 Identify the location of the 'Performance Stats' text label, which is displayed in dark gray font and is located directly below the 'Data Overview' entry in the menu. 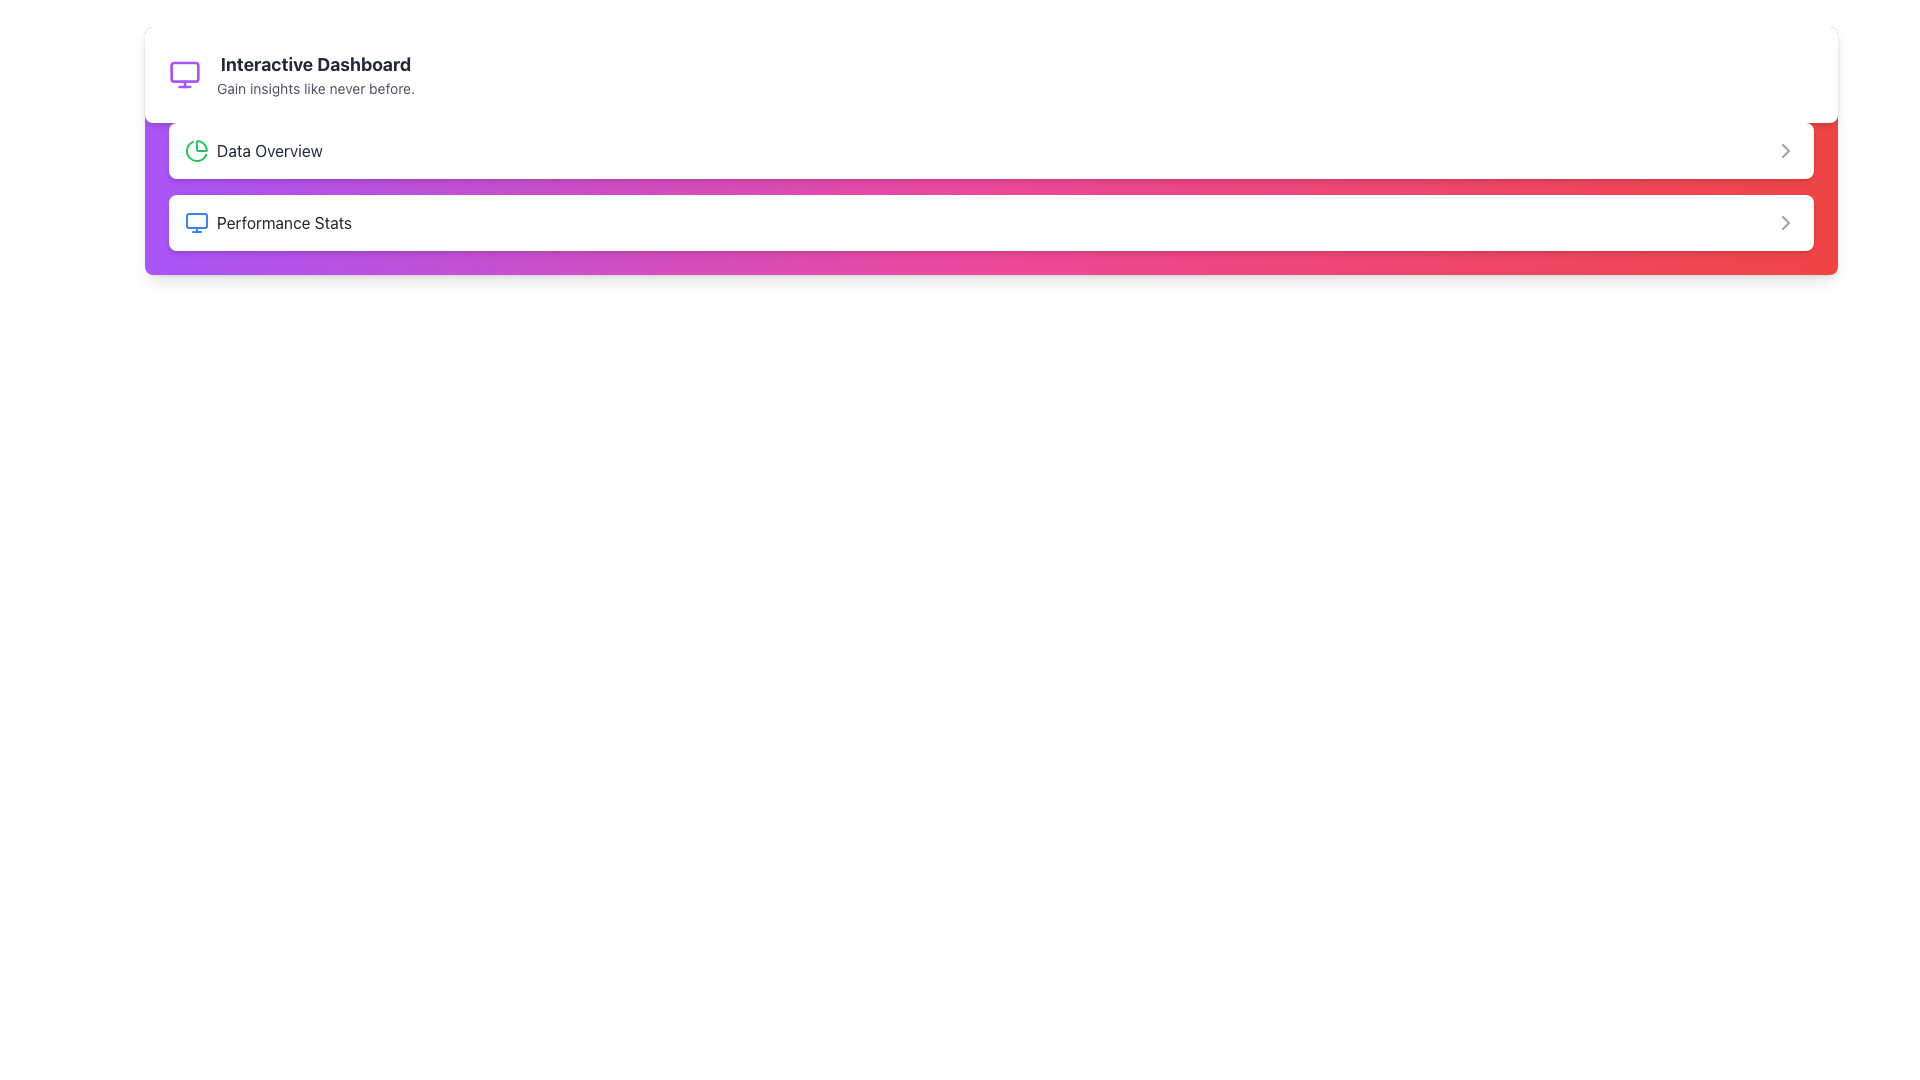
(282, 223).